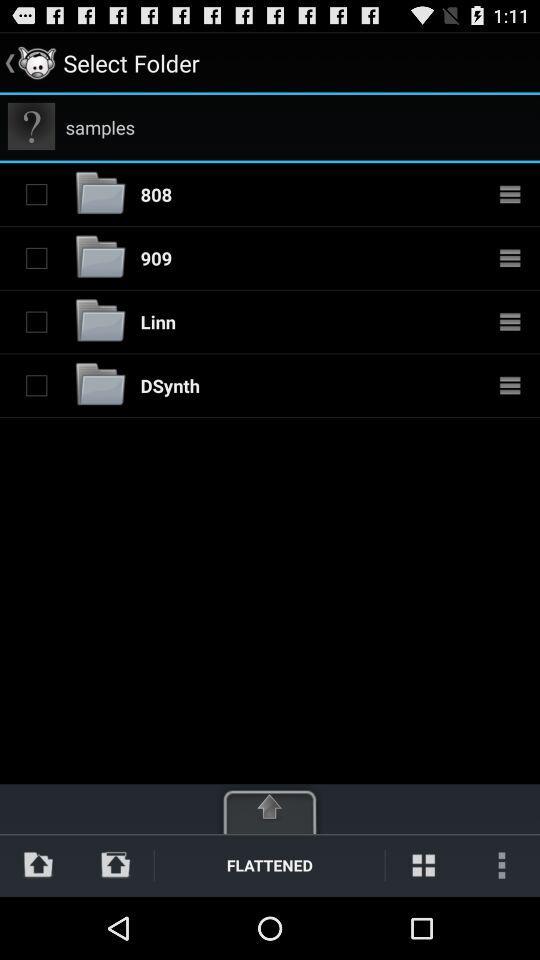 This screenshot has width=540, height=960. I want to click on the item next to the flattened, so click(422, 864).